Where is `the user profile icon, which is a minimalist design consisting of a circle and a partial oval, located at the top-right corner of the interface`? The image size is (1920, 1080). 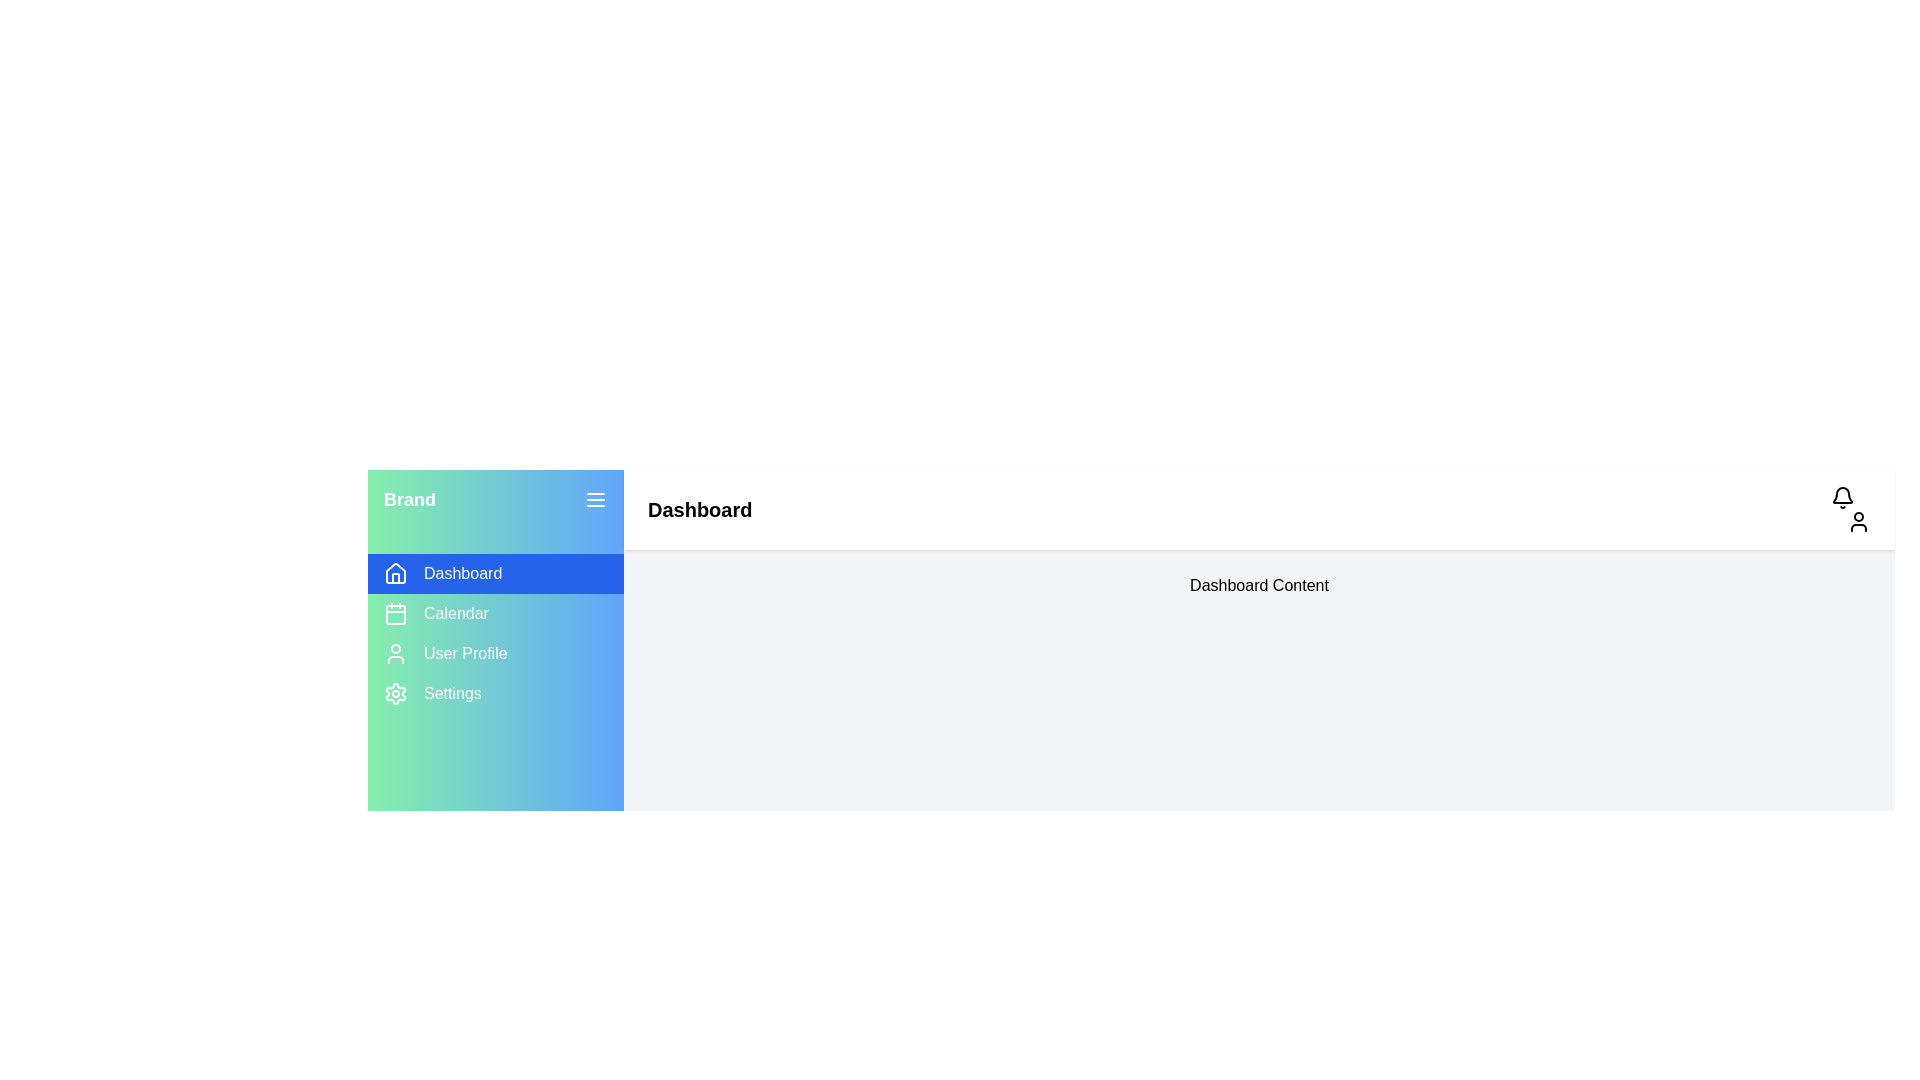
the user profile icon, which is a minimalist design consisting of a circle and a partial oval, located at the top-right corner of the interface is located at coordinates (1857, 520).